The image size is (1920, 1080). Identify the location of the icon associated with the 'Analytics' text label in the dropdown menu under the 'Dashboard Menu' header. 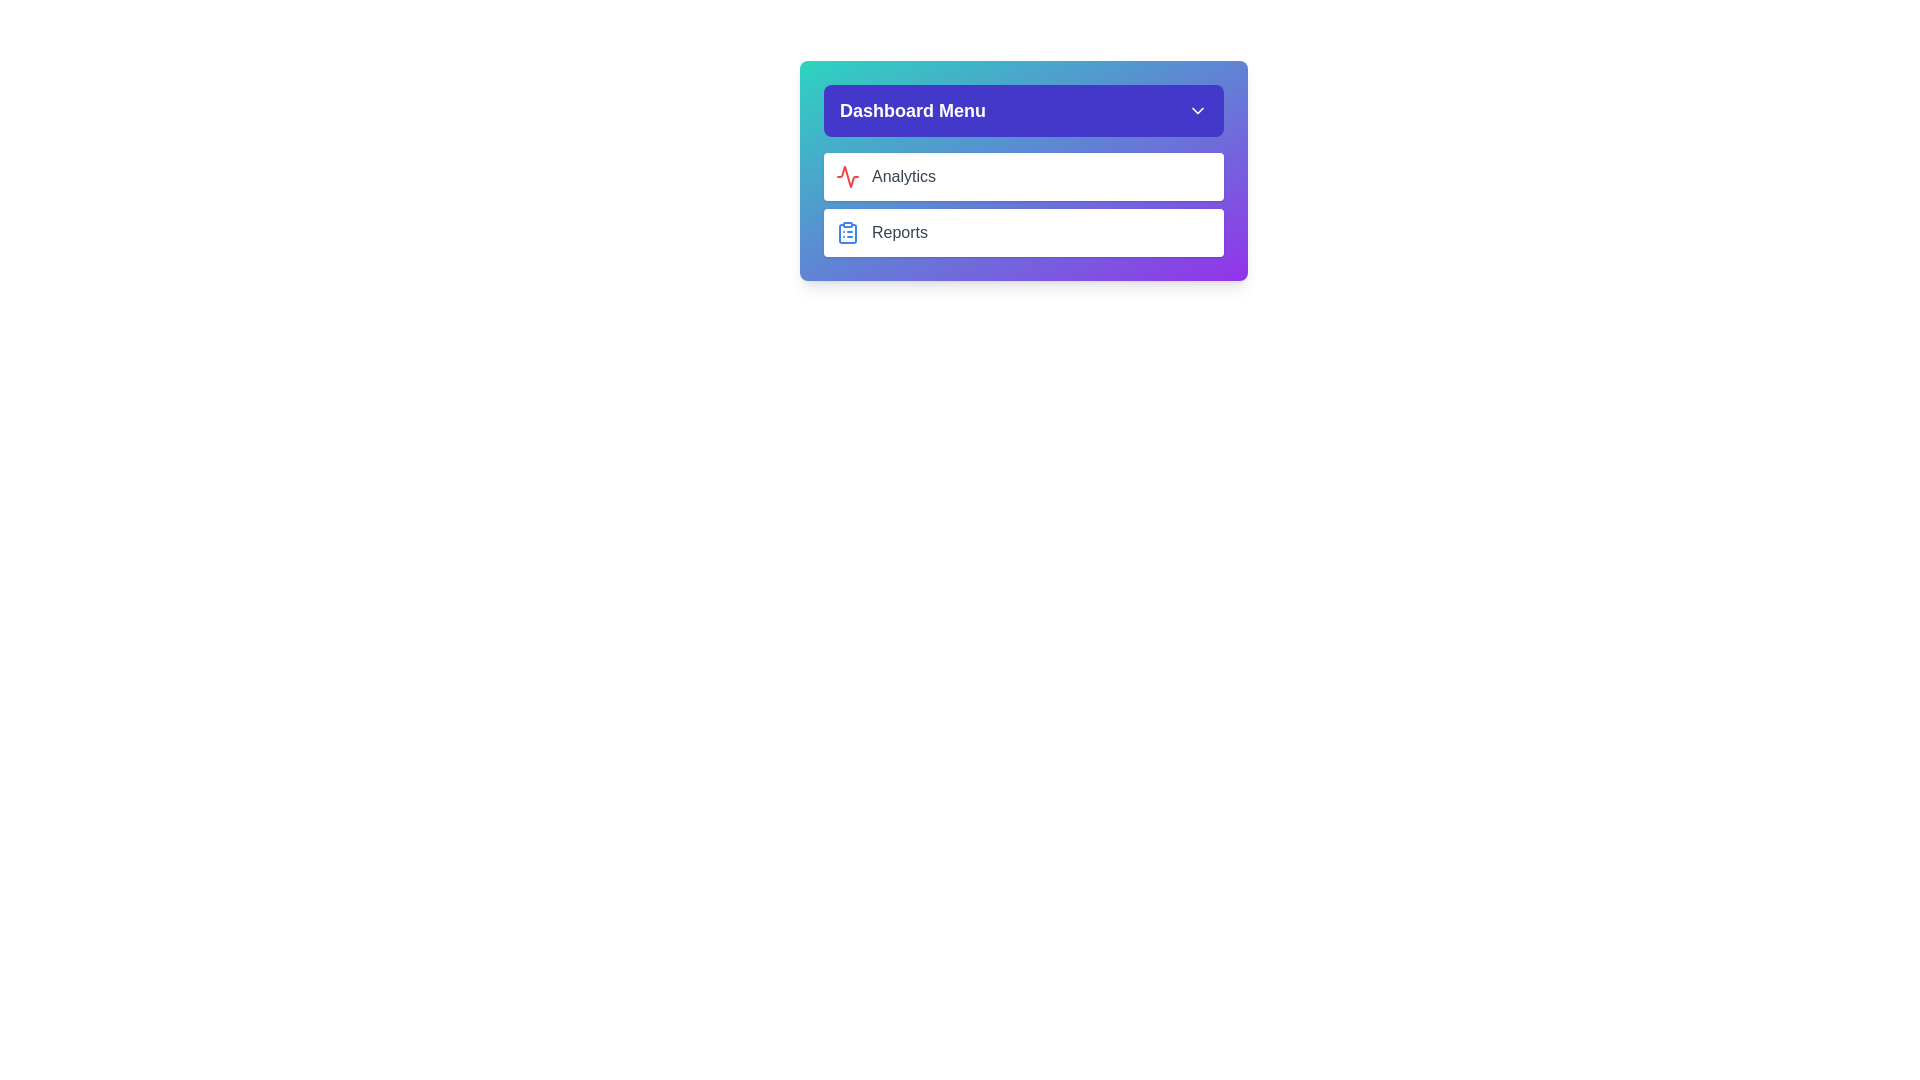
(848, 176).